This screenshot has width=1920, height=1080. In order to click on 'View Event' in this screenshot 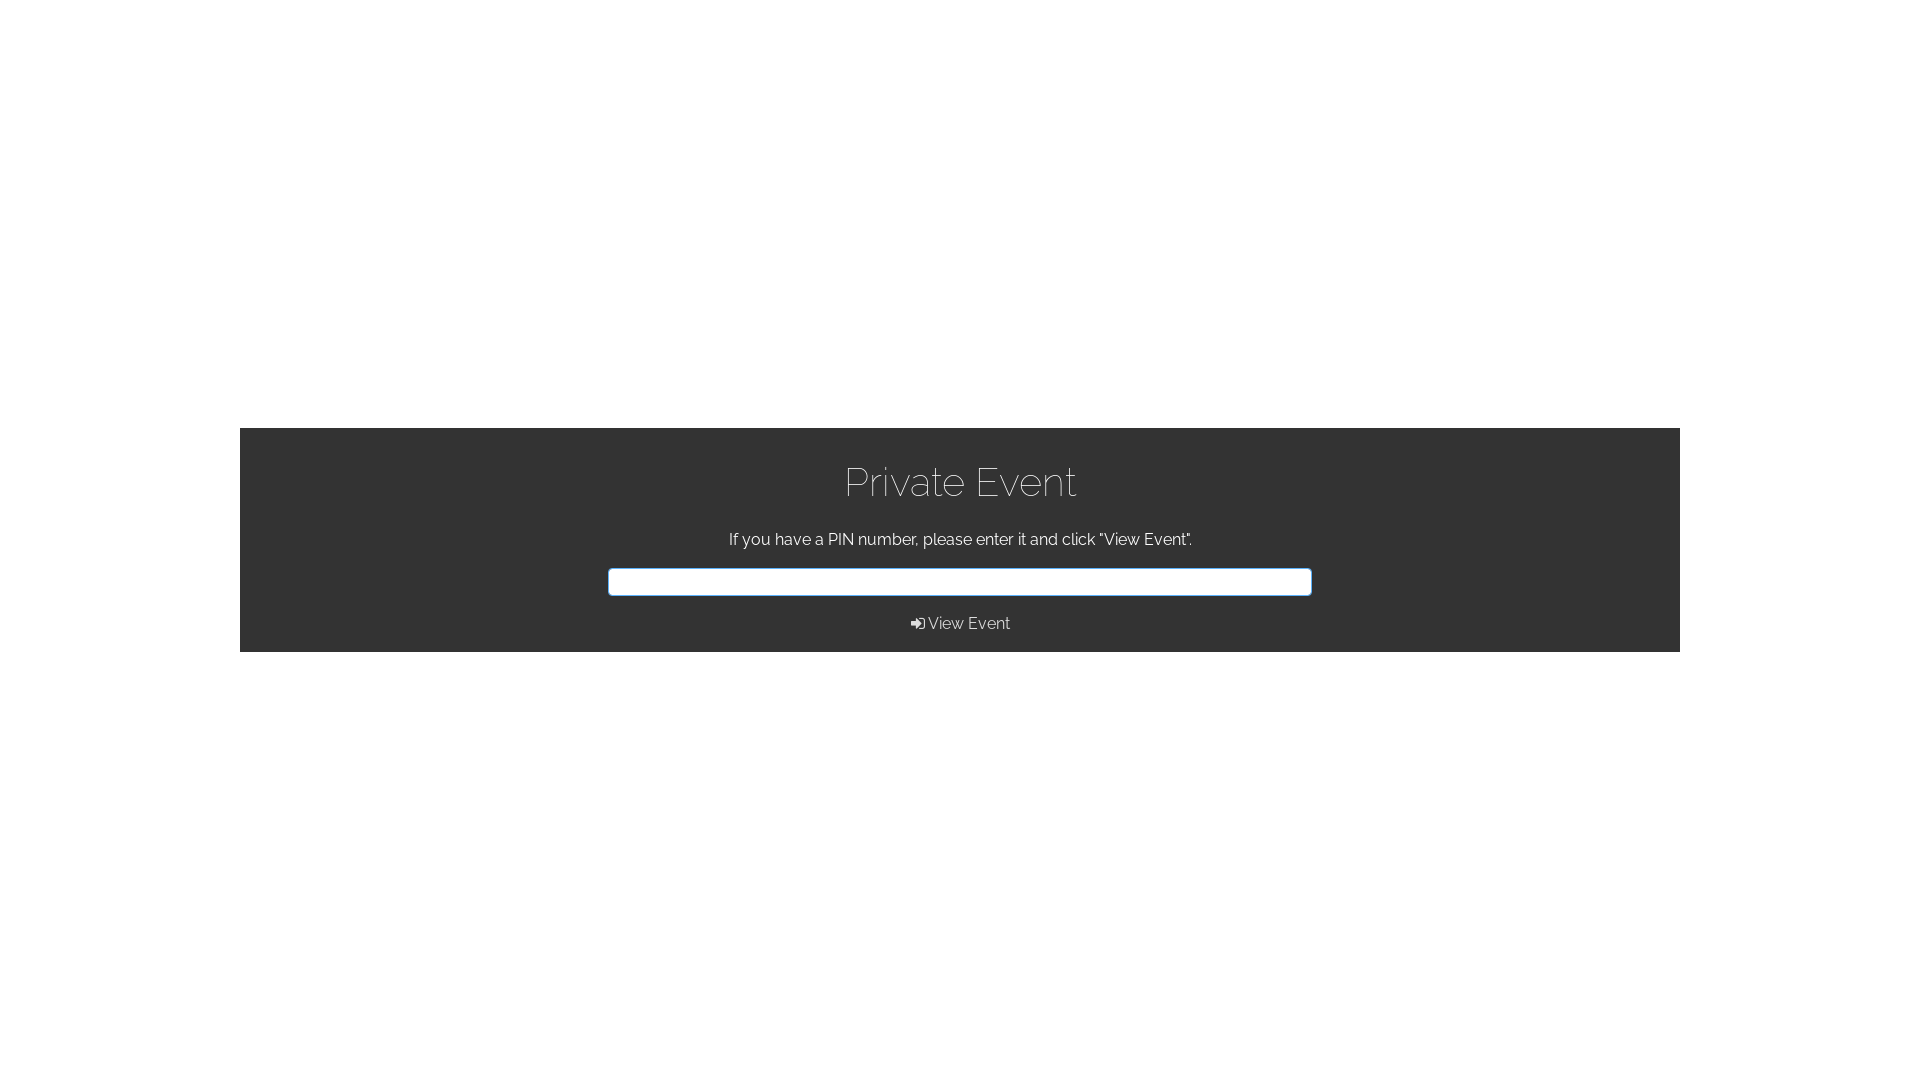, I will do `click(958, 622)`.